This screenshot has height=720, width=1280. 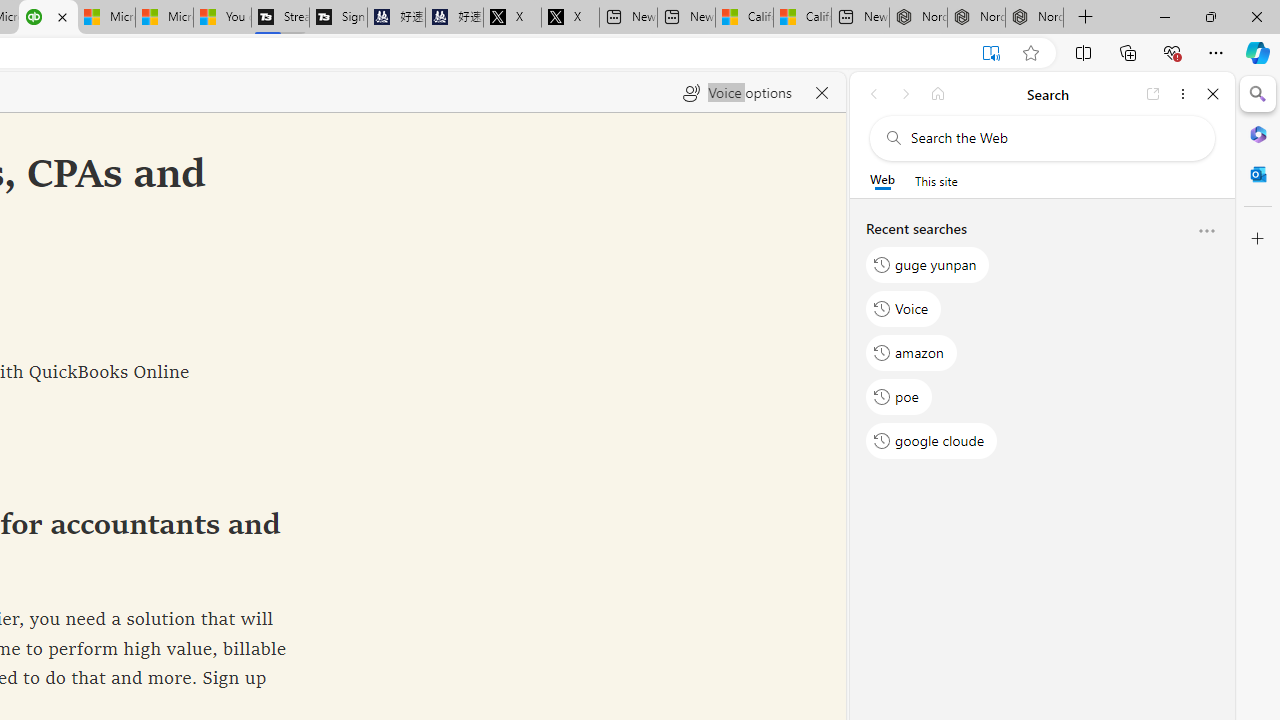 I want to click on 'guge yunpan', so click(x=927, y=263).